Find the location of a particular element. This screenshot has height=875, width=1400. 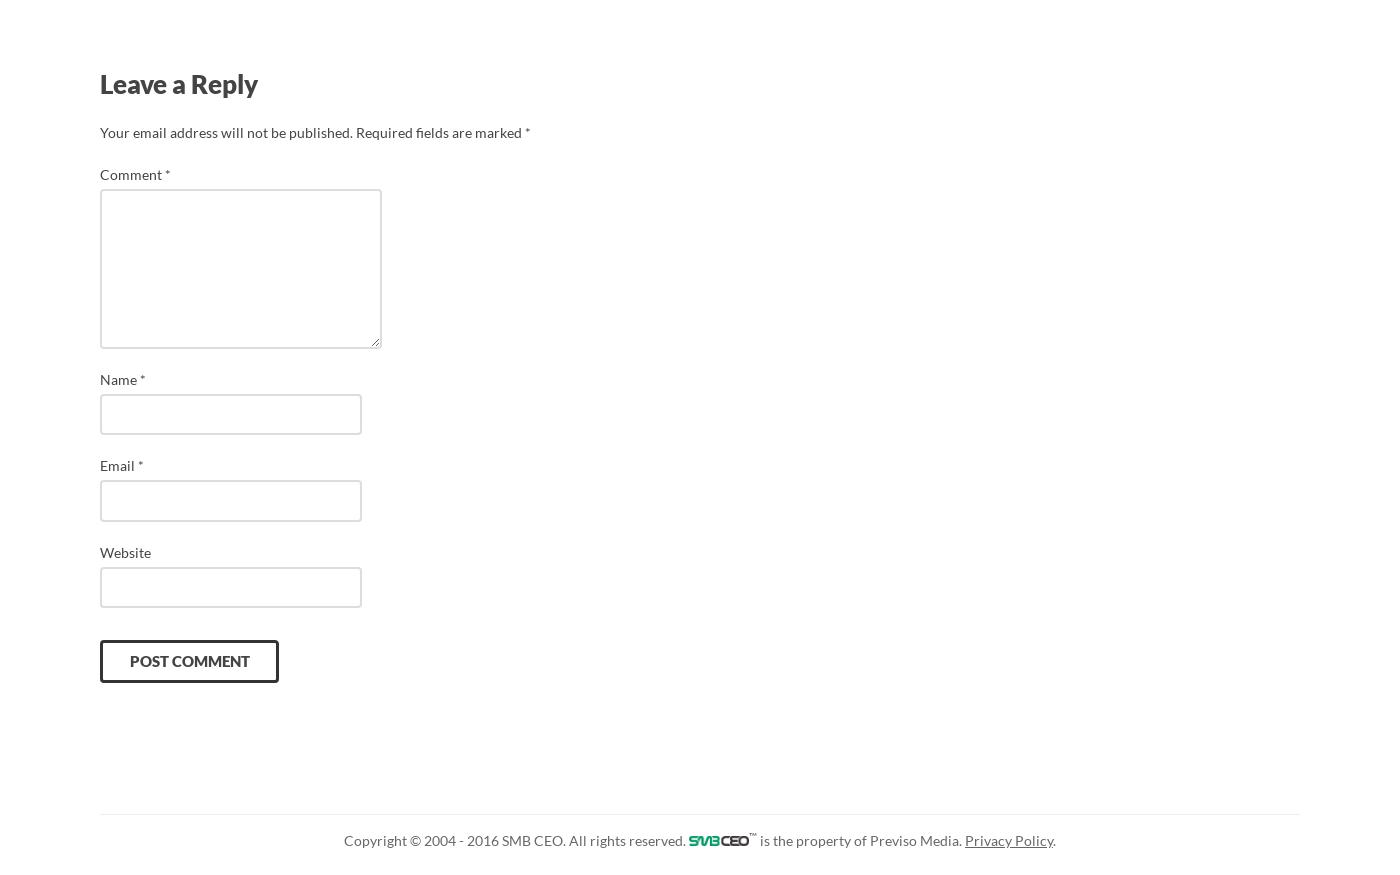

'Leave a Reply' is located at coordinates (179, 84).